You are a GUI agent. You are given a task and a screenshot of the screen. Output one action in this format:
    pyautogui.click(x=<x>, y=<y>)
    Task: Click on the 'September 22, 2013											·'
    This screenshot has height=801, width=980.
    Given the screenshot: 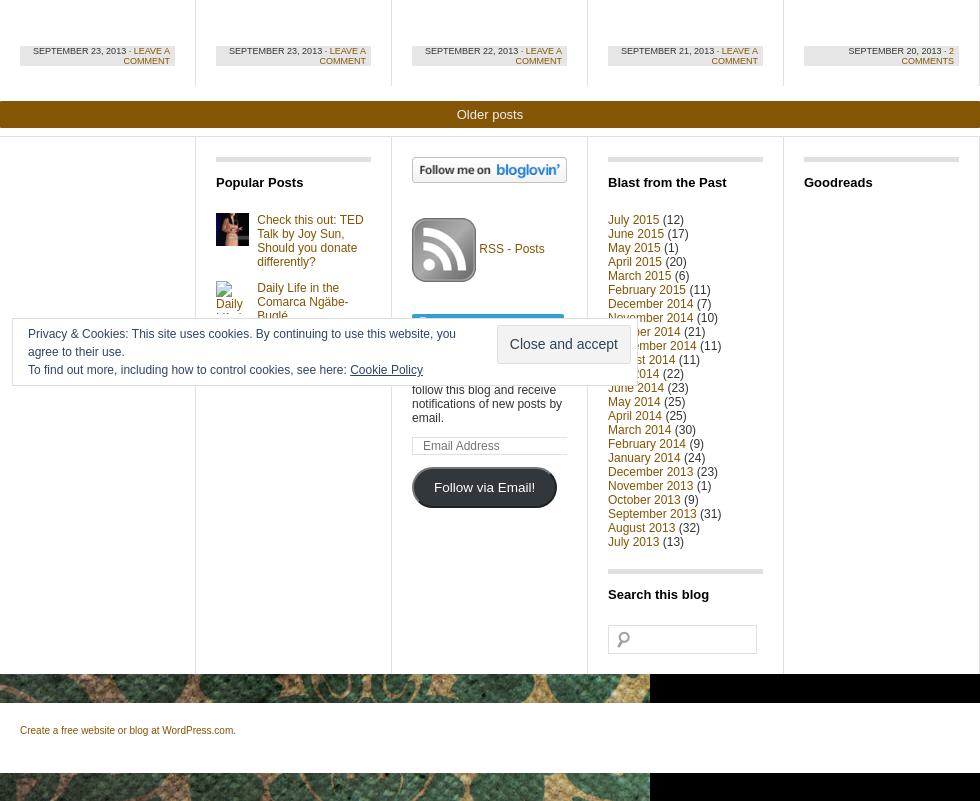 What is the action you would take?
    pyautogui.click(x=475, y=50)
    